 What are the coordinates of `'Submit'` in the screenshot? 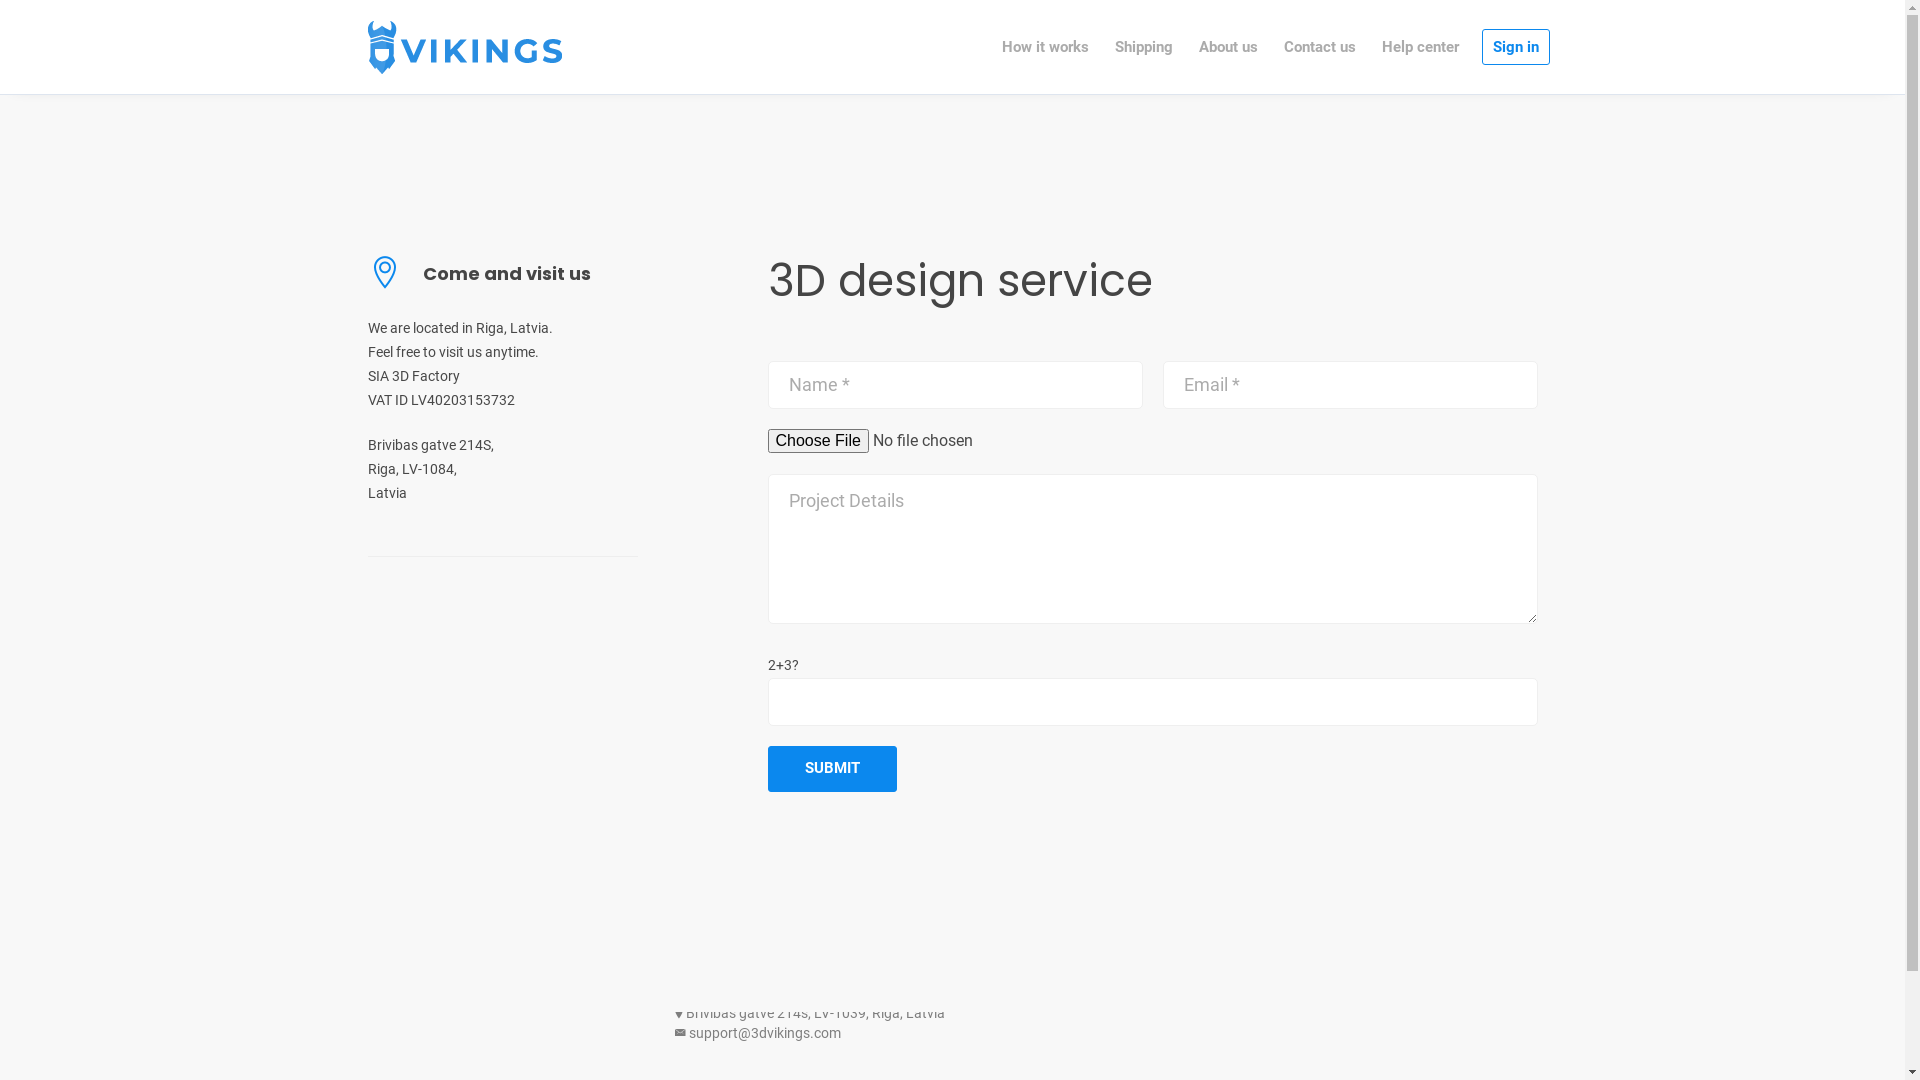 It's located at (832, 767).